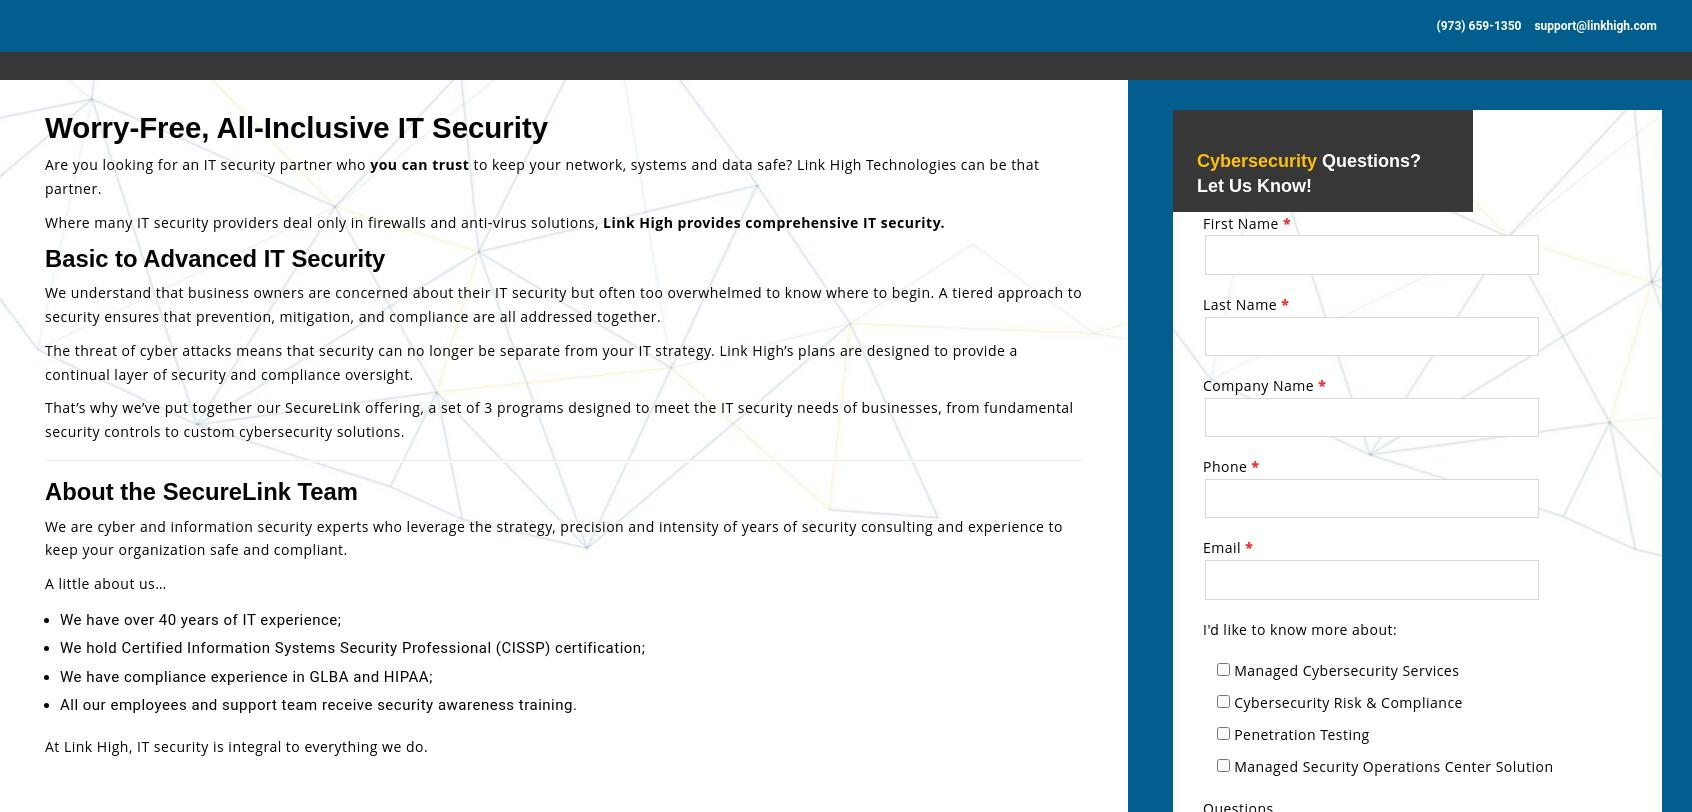 This screenshot has height=812, width=1692. Describe the element at coordinates (94, 657) in the screenshot. I see `'MITIGATION'` at that location.